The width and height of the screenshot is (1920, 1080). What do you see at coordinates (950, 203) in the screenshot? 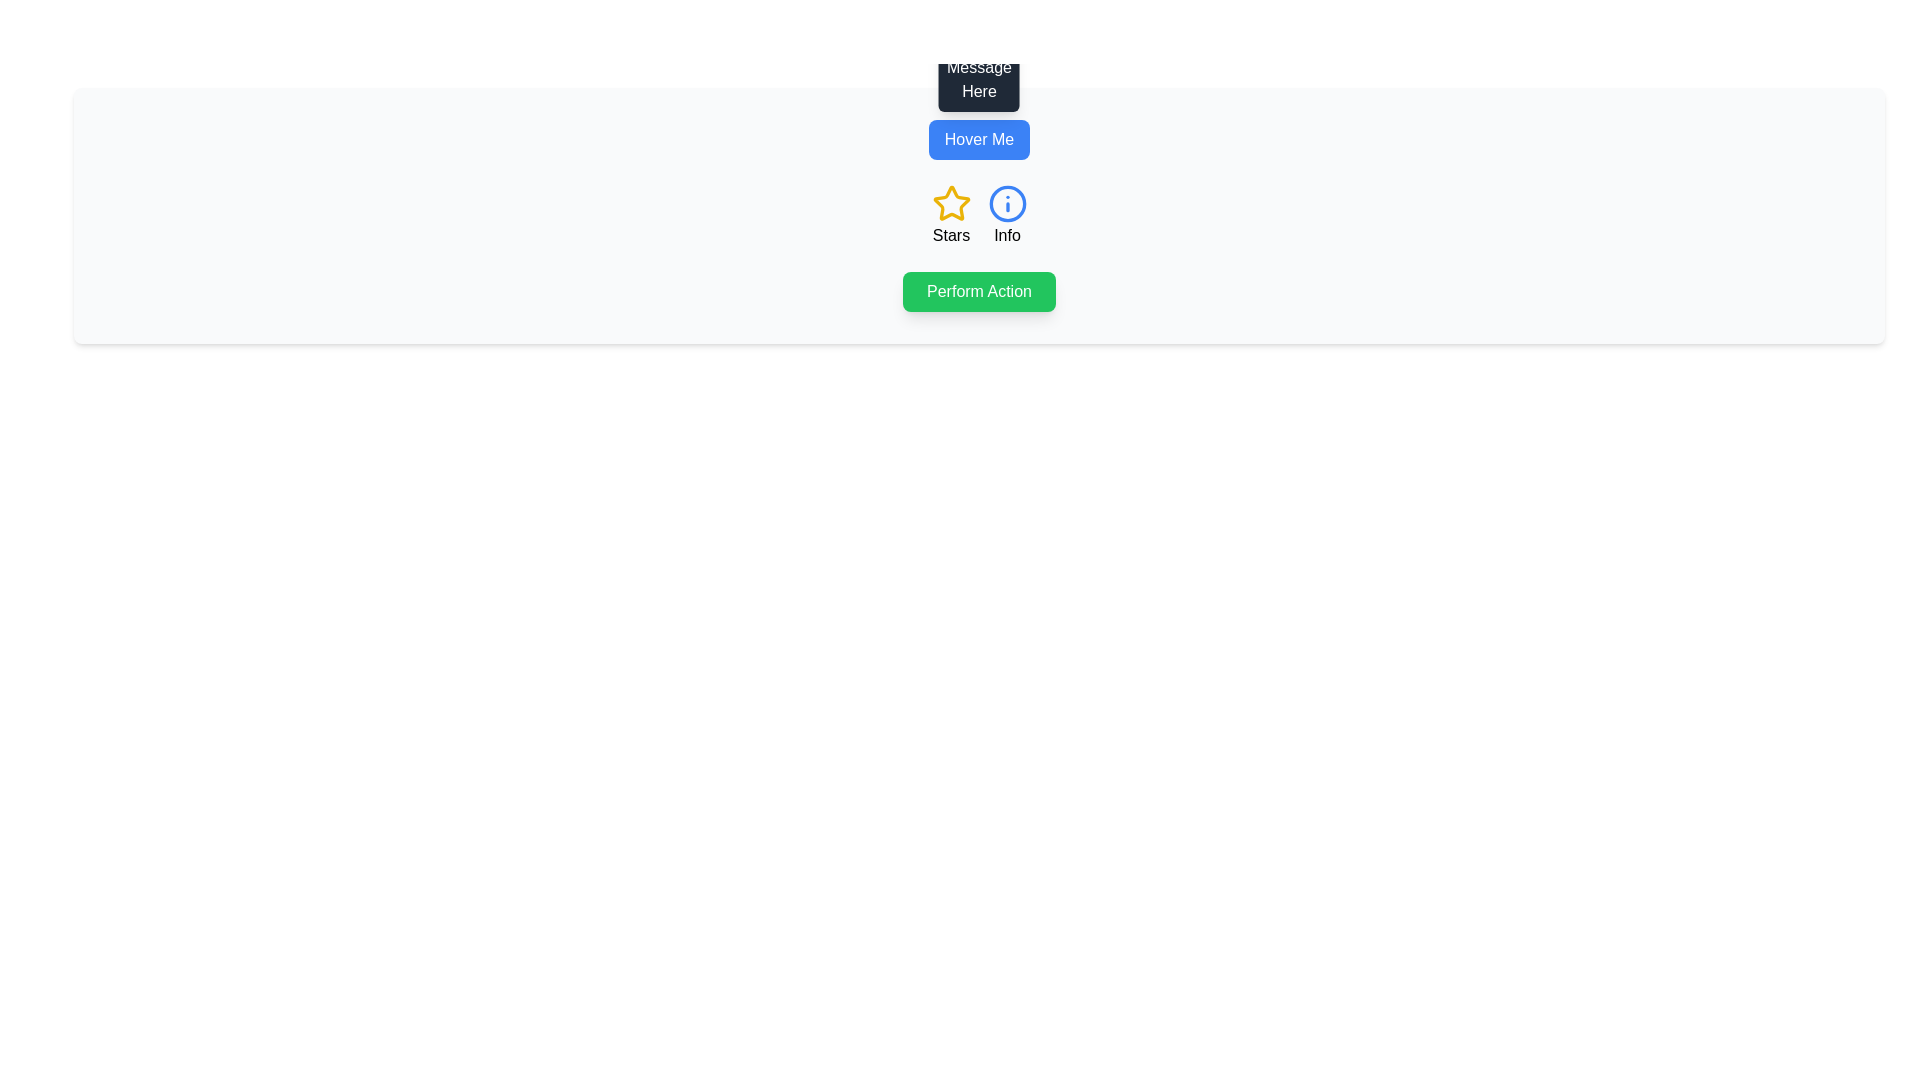
I see `the star-shaped icon with a bright yellow outline located to the left of the circular information icon` at bounding box center [950, 203].